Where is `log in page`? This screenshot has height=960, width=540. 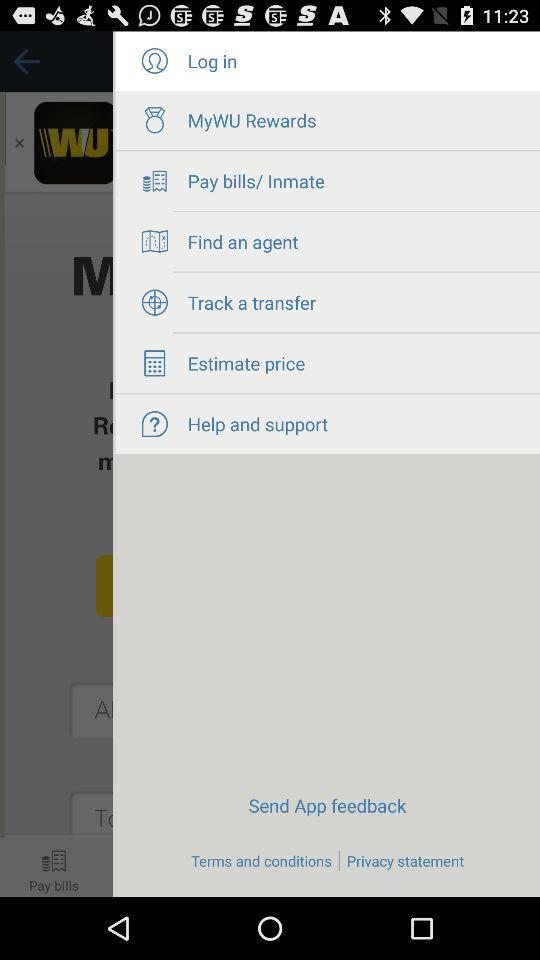
log in page is located at coordinates (153, 61).